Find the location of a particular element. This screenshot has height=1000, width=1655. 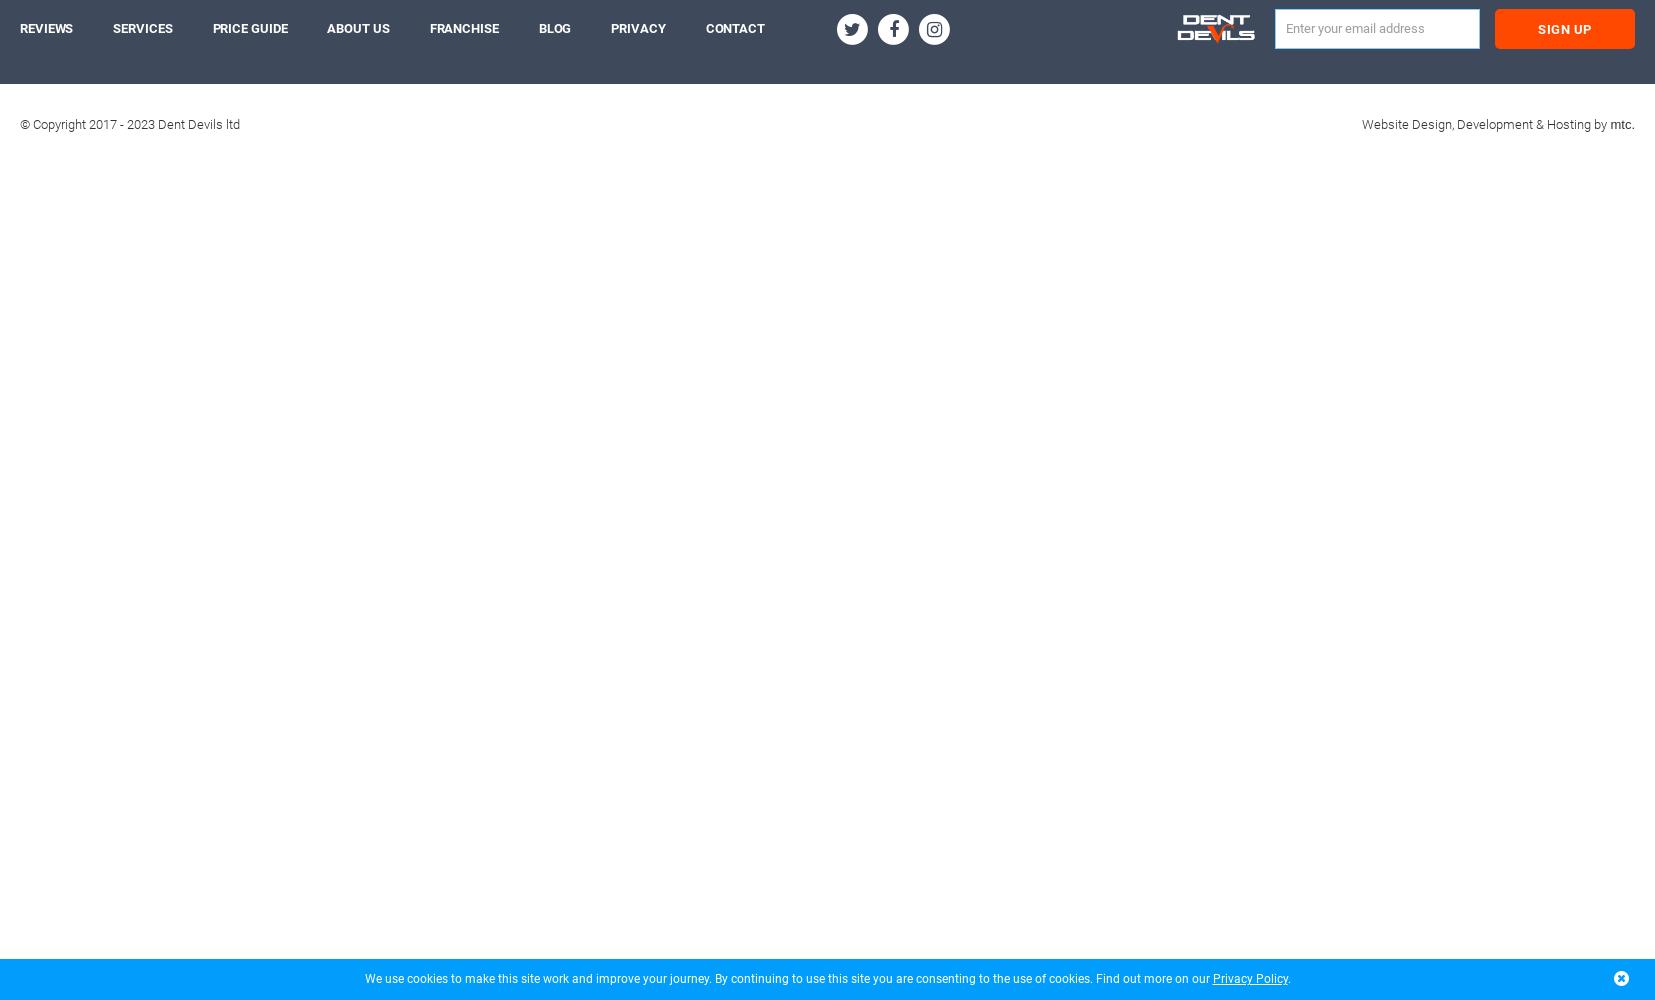

'Services' is located at coordinates (141, 28).